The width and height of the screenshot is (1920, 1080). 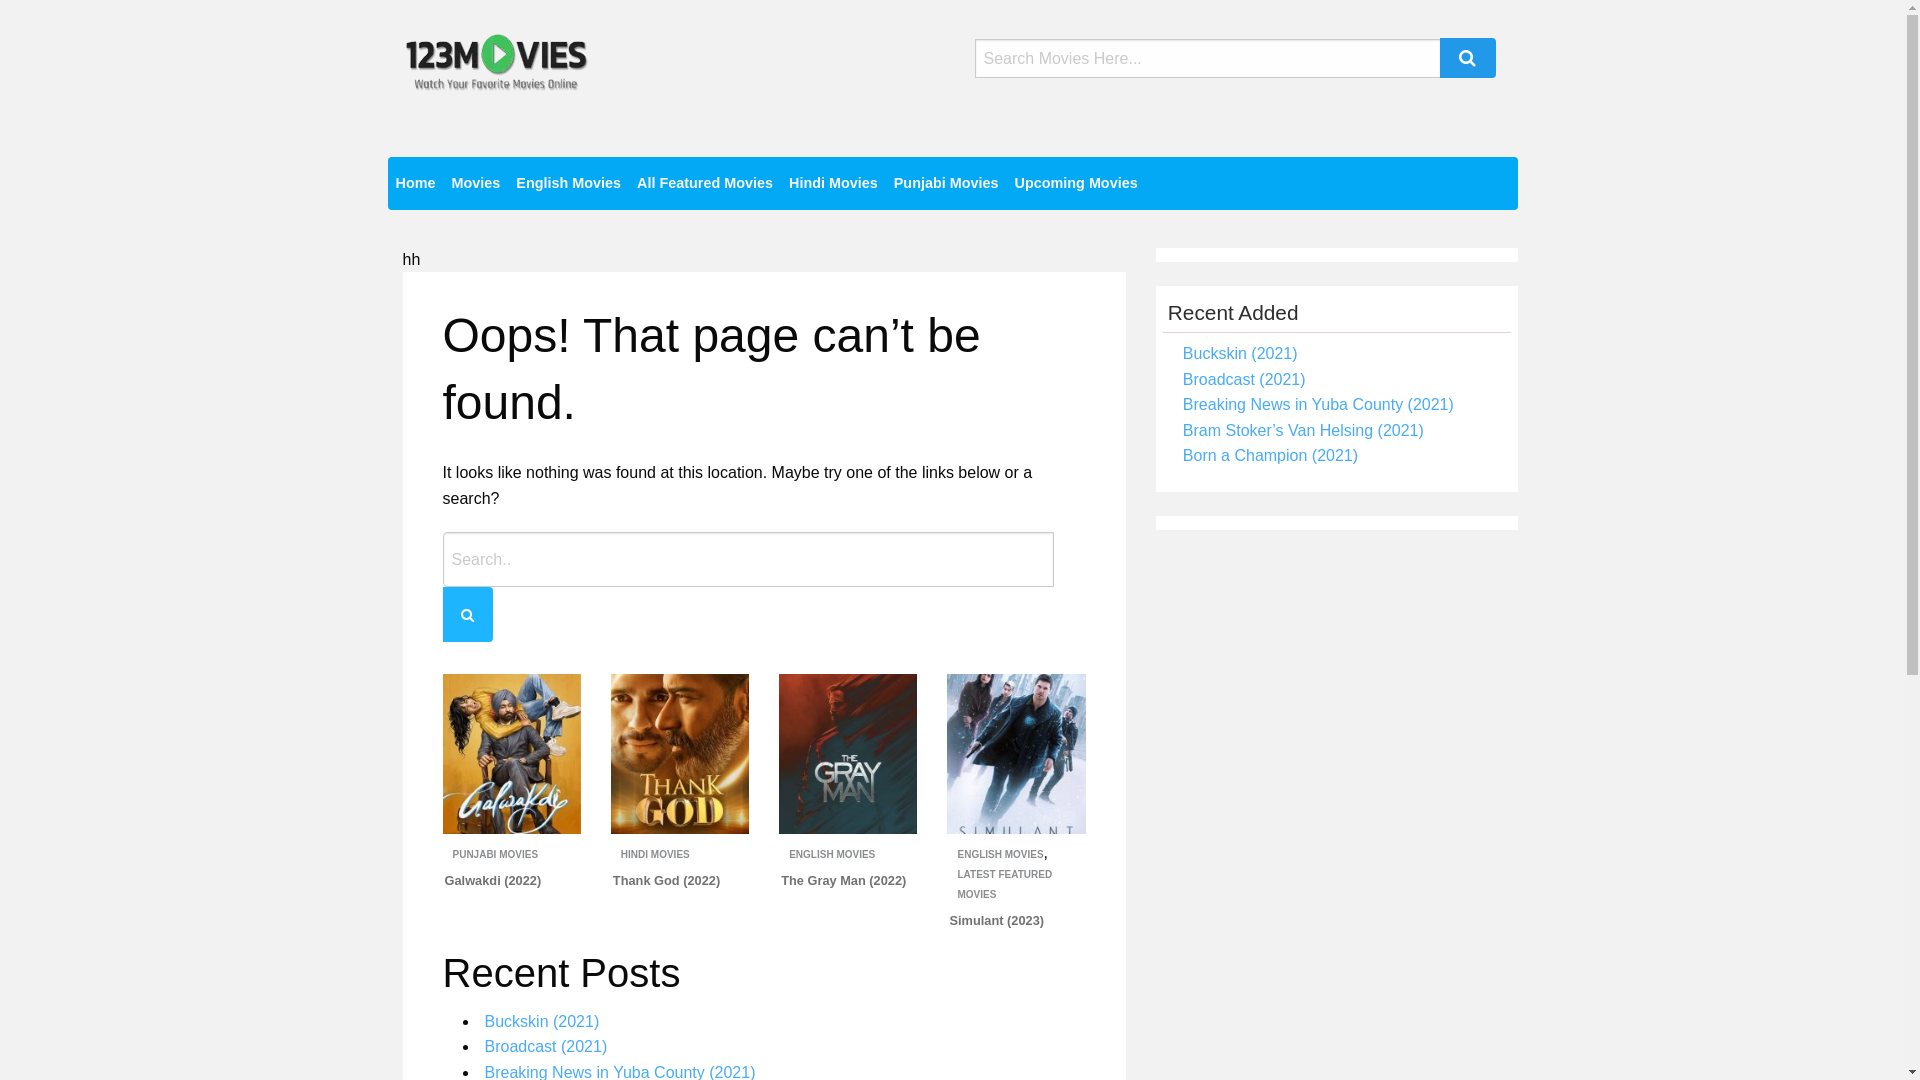 I want to click on 'Thank God (2022)', so click(x=666, y=879).